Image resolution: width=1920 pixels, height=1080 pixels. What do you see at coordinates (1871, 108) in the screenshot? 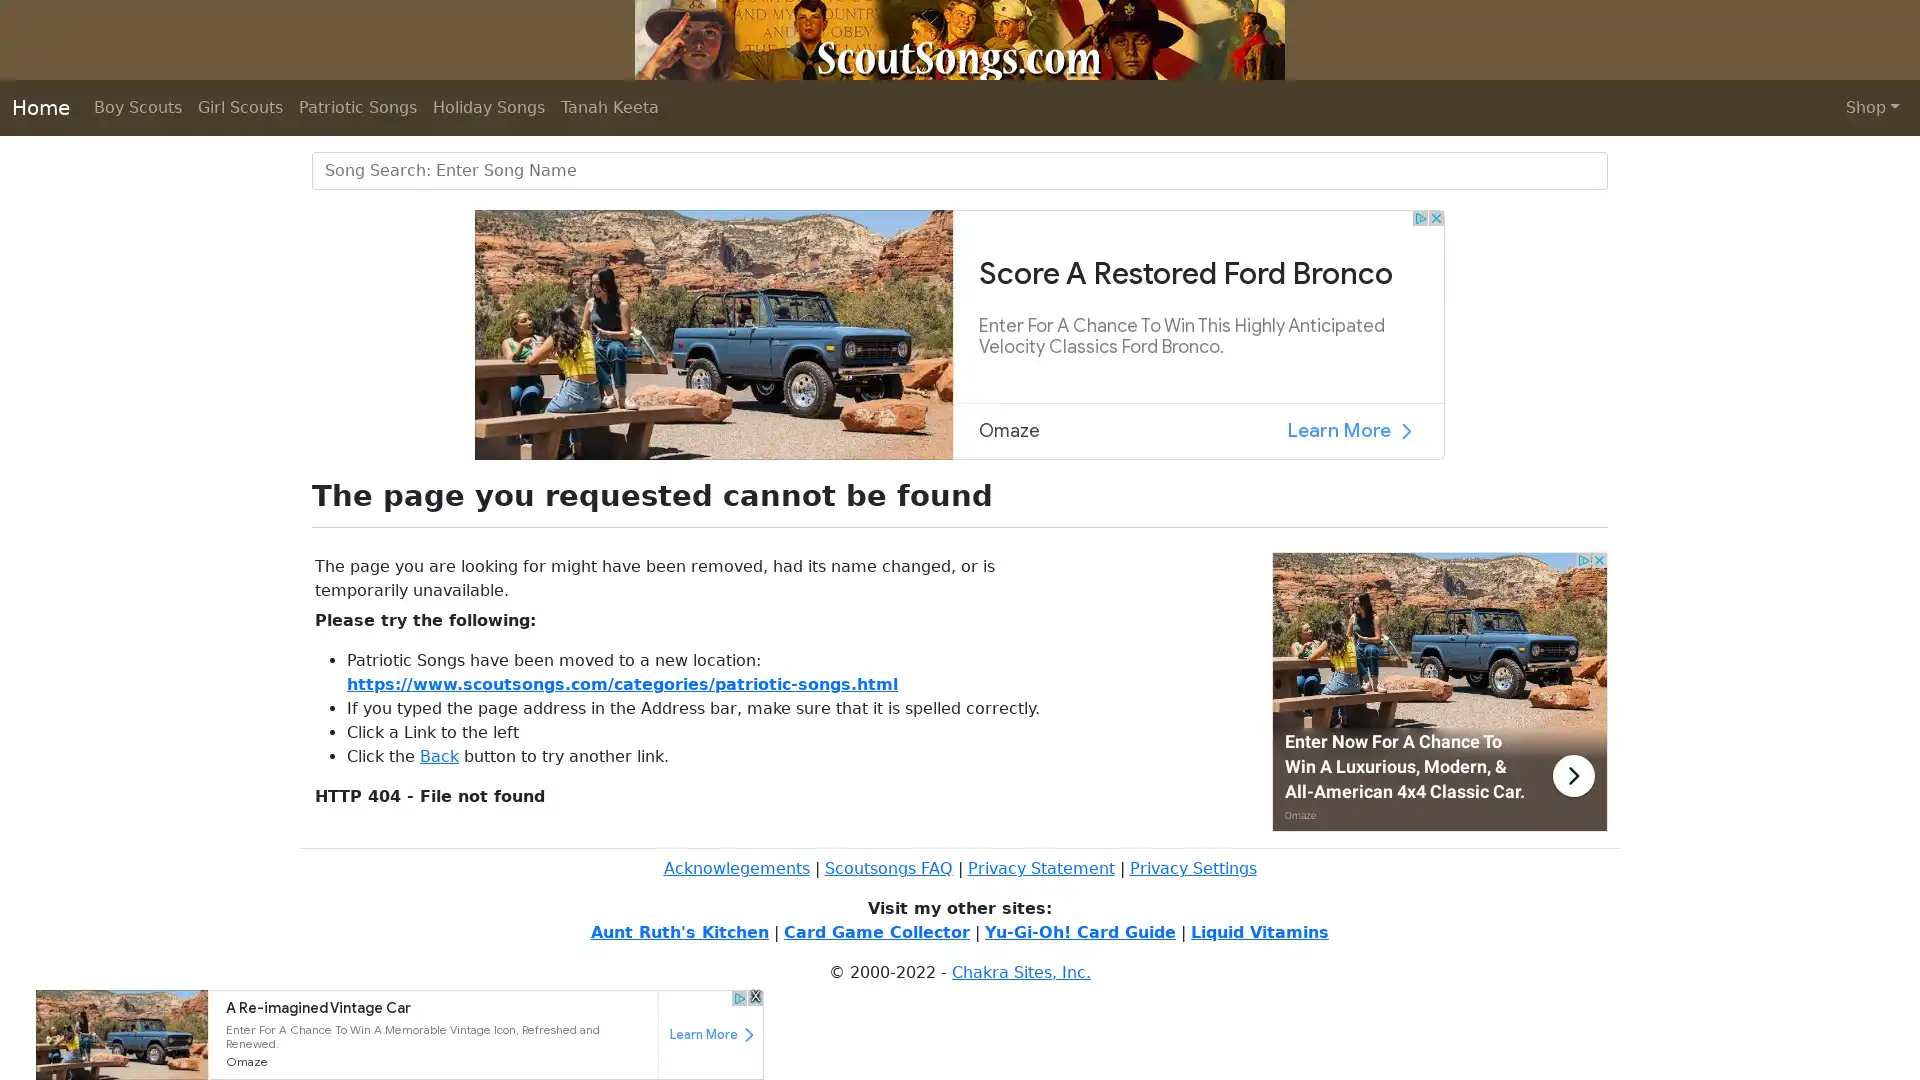
I see `Shop` at bounding box center [1871, 108].